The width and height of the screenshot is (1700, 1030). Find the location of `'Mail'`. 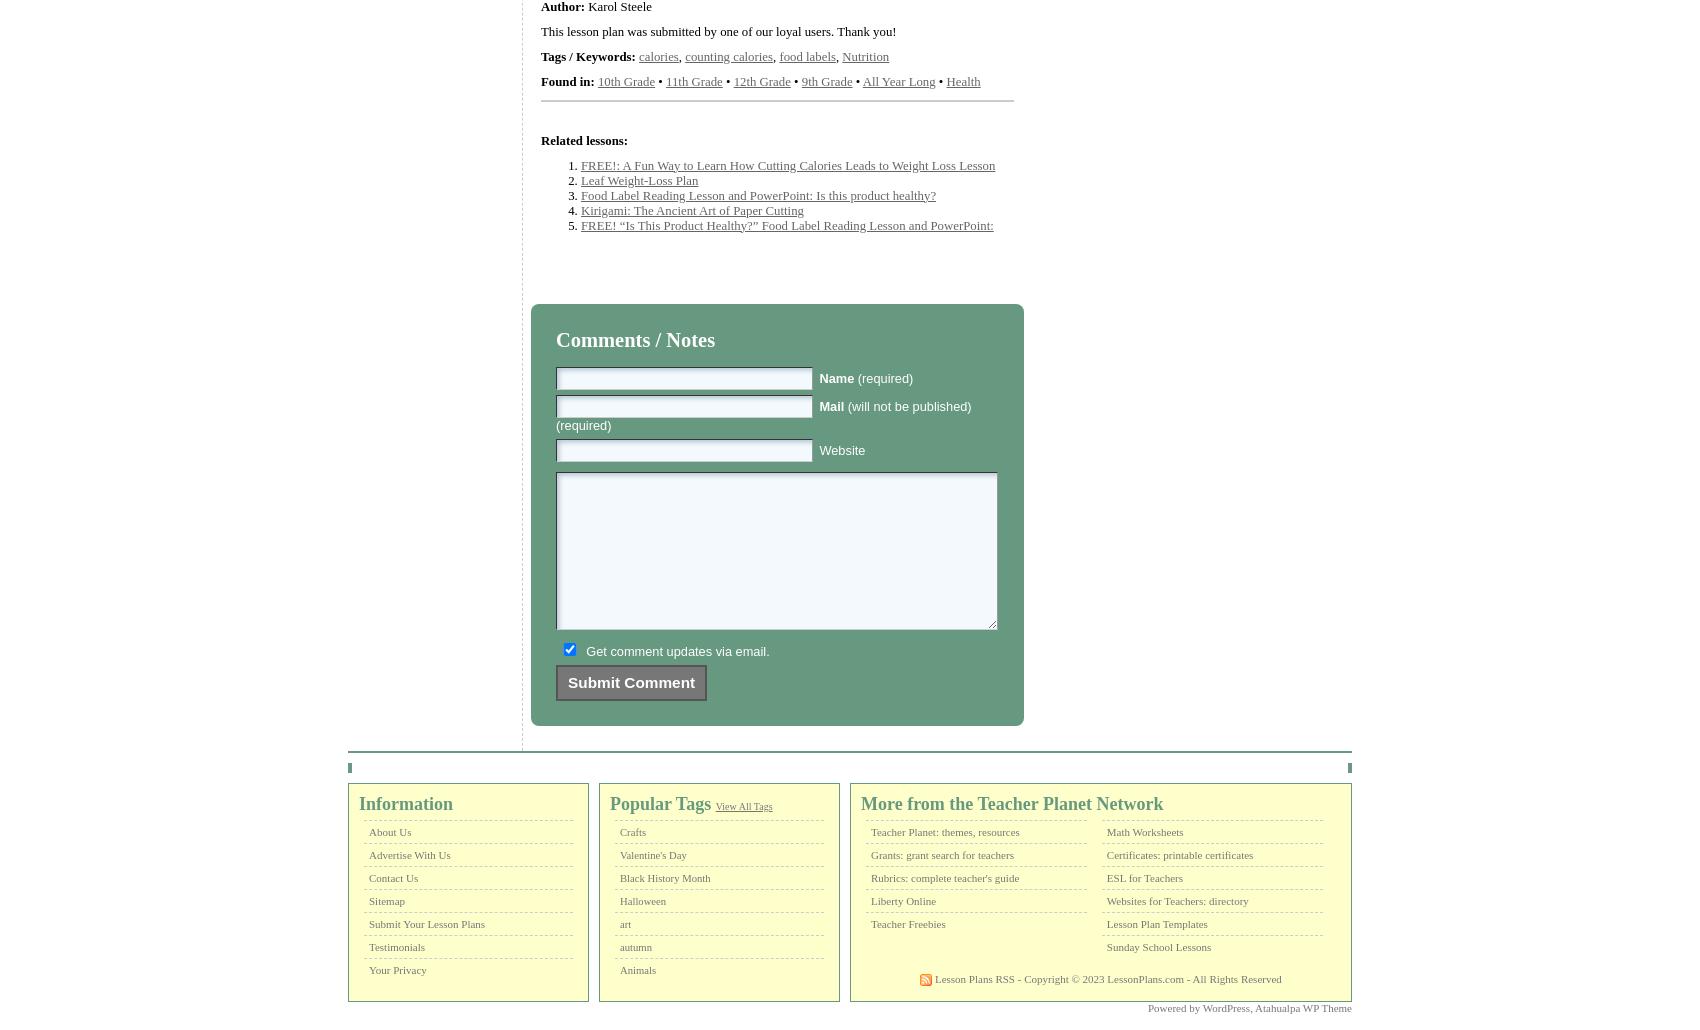

'Mail' is located at coordinates (830, 405).